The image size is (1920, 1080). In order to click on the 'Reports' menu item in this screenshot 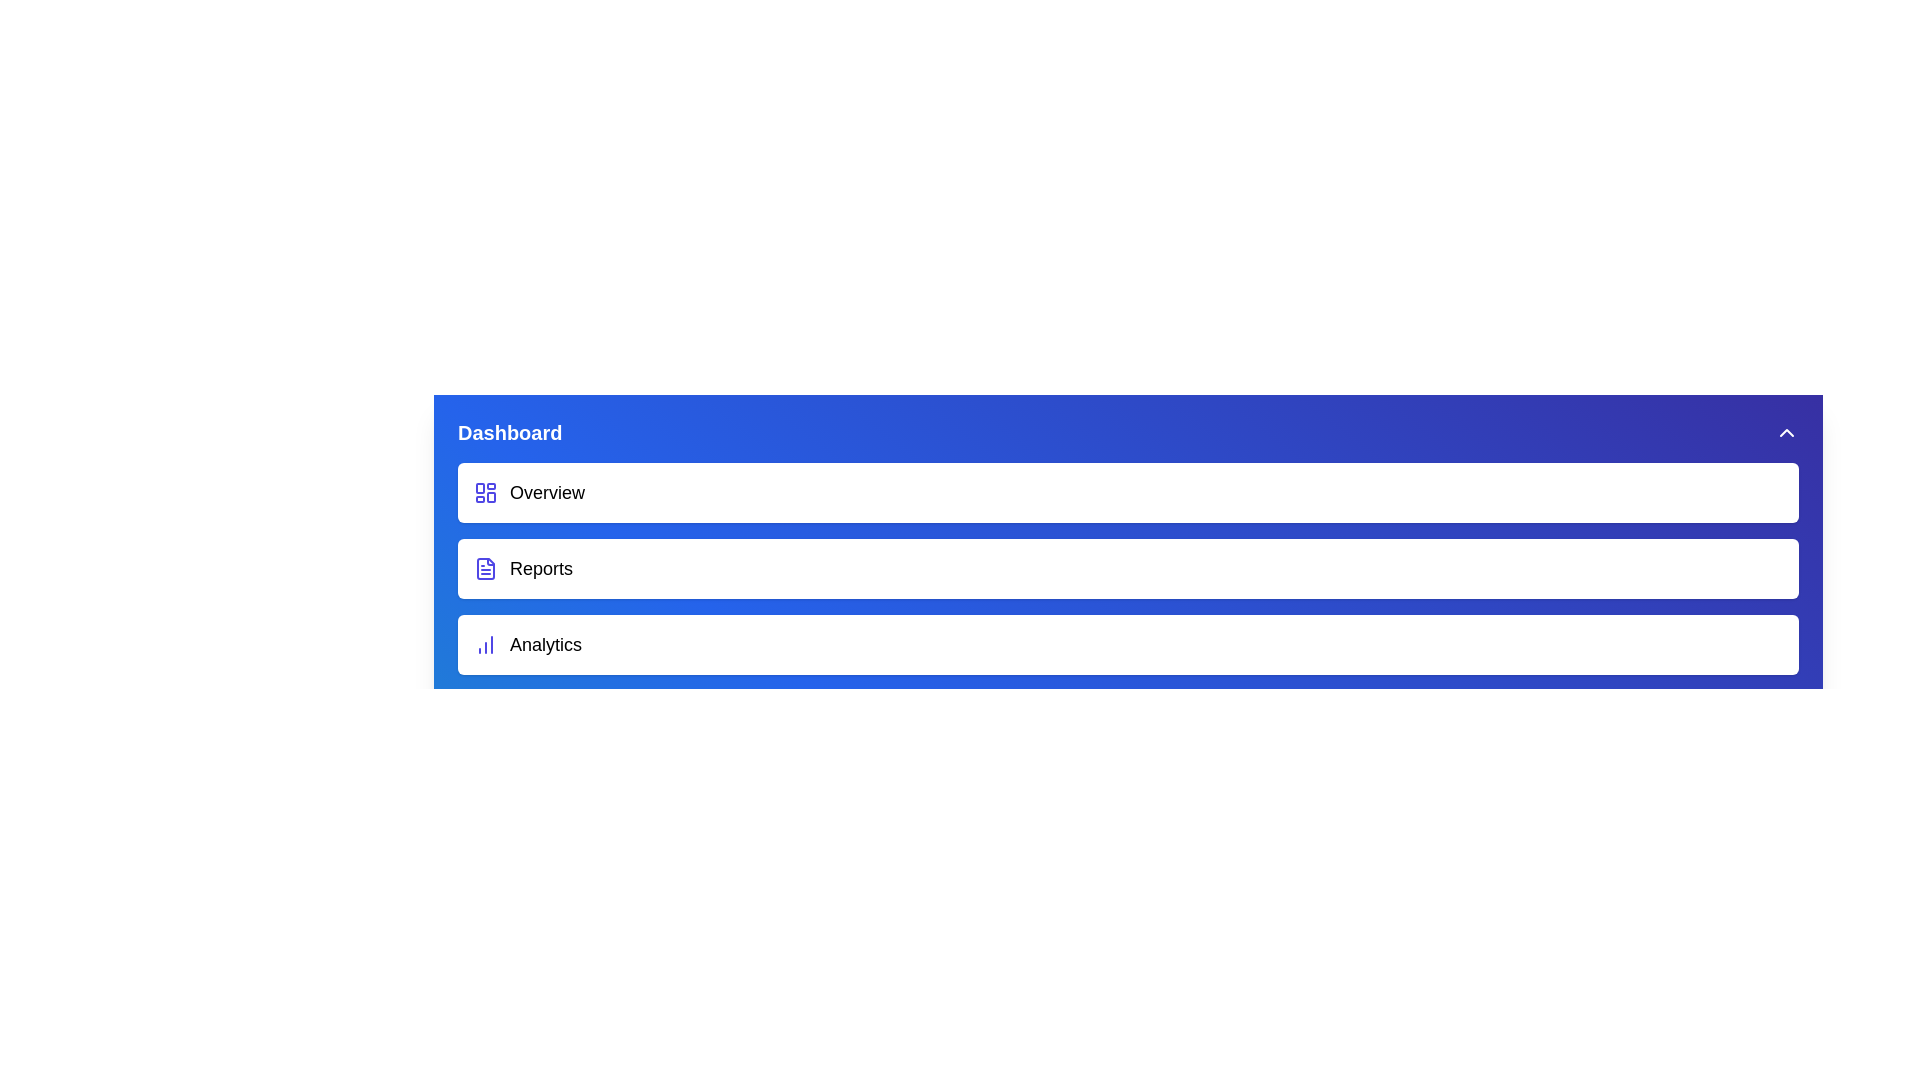, I will do `click(1128, 569)`.